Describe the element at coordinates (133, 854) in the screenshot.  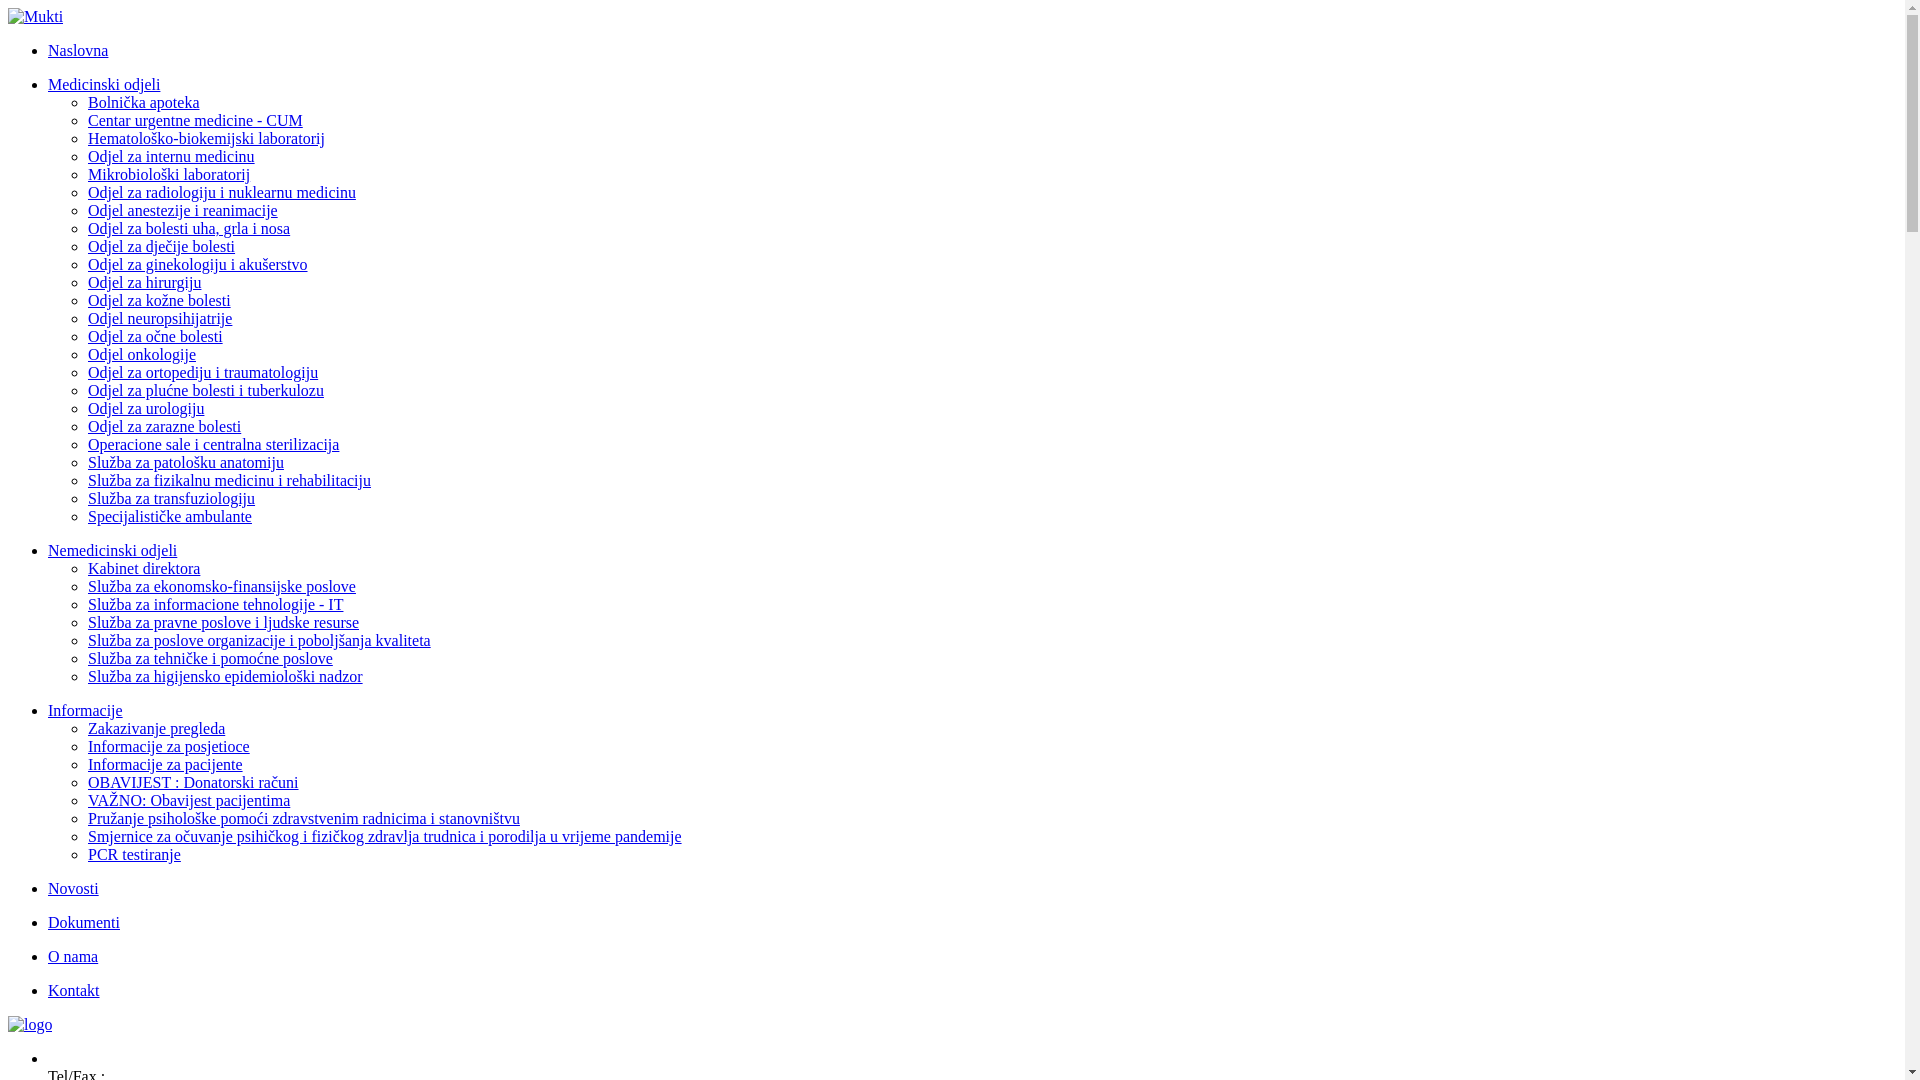
I see `'PCR testiranje'` at that location.